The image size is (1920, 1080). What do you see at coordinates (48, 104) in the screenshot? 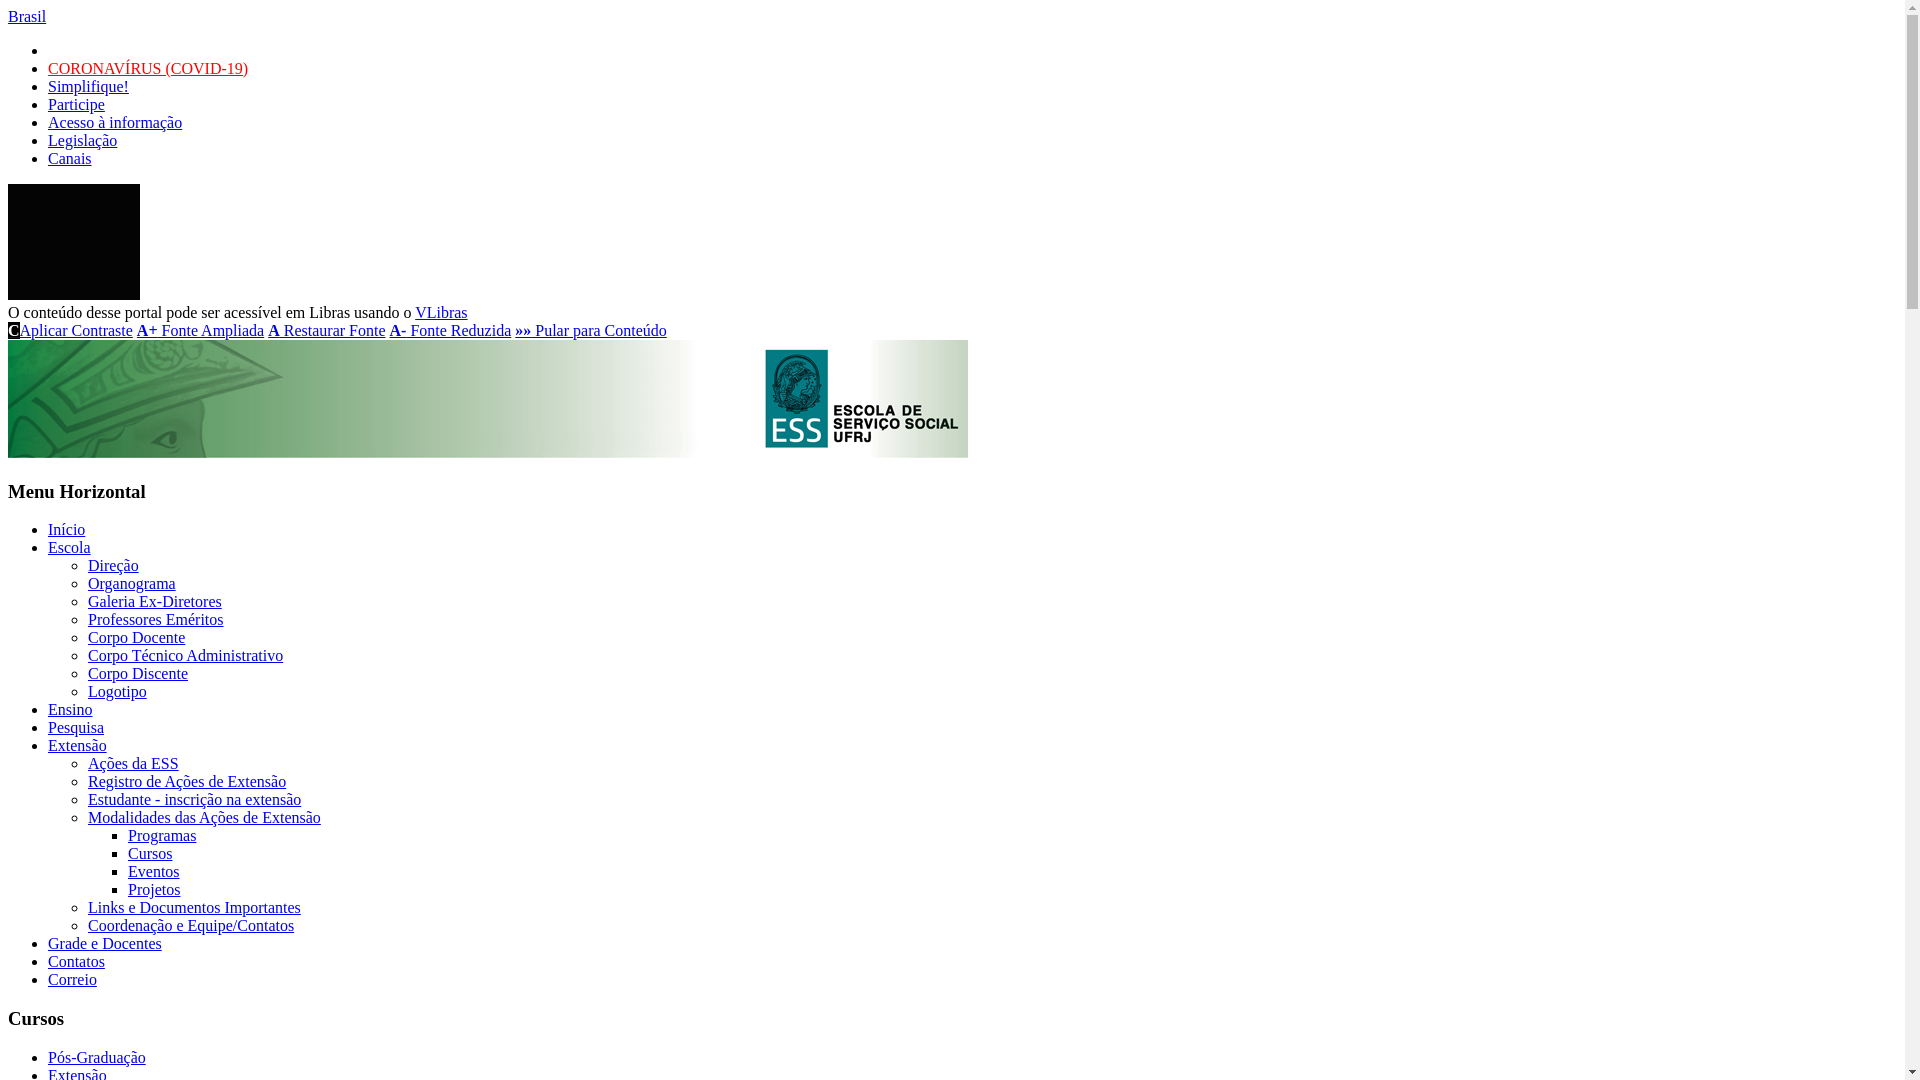
I see `'Participe'` at bounding box center [48, 104].